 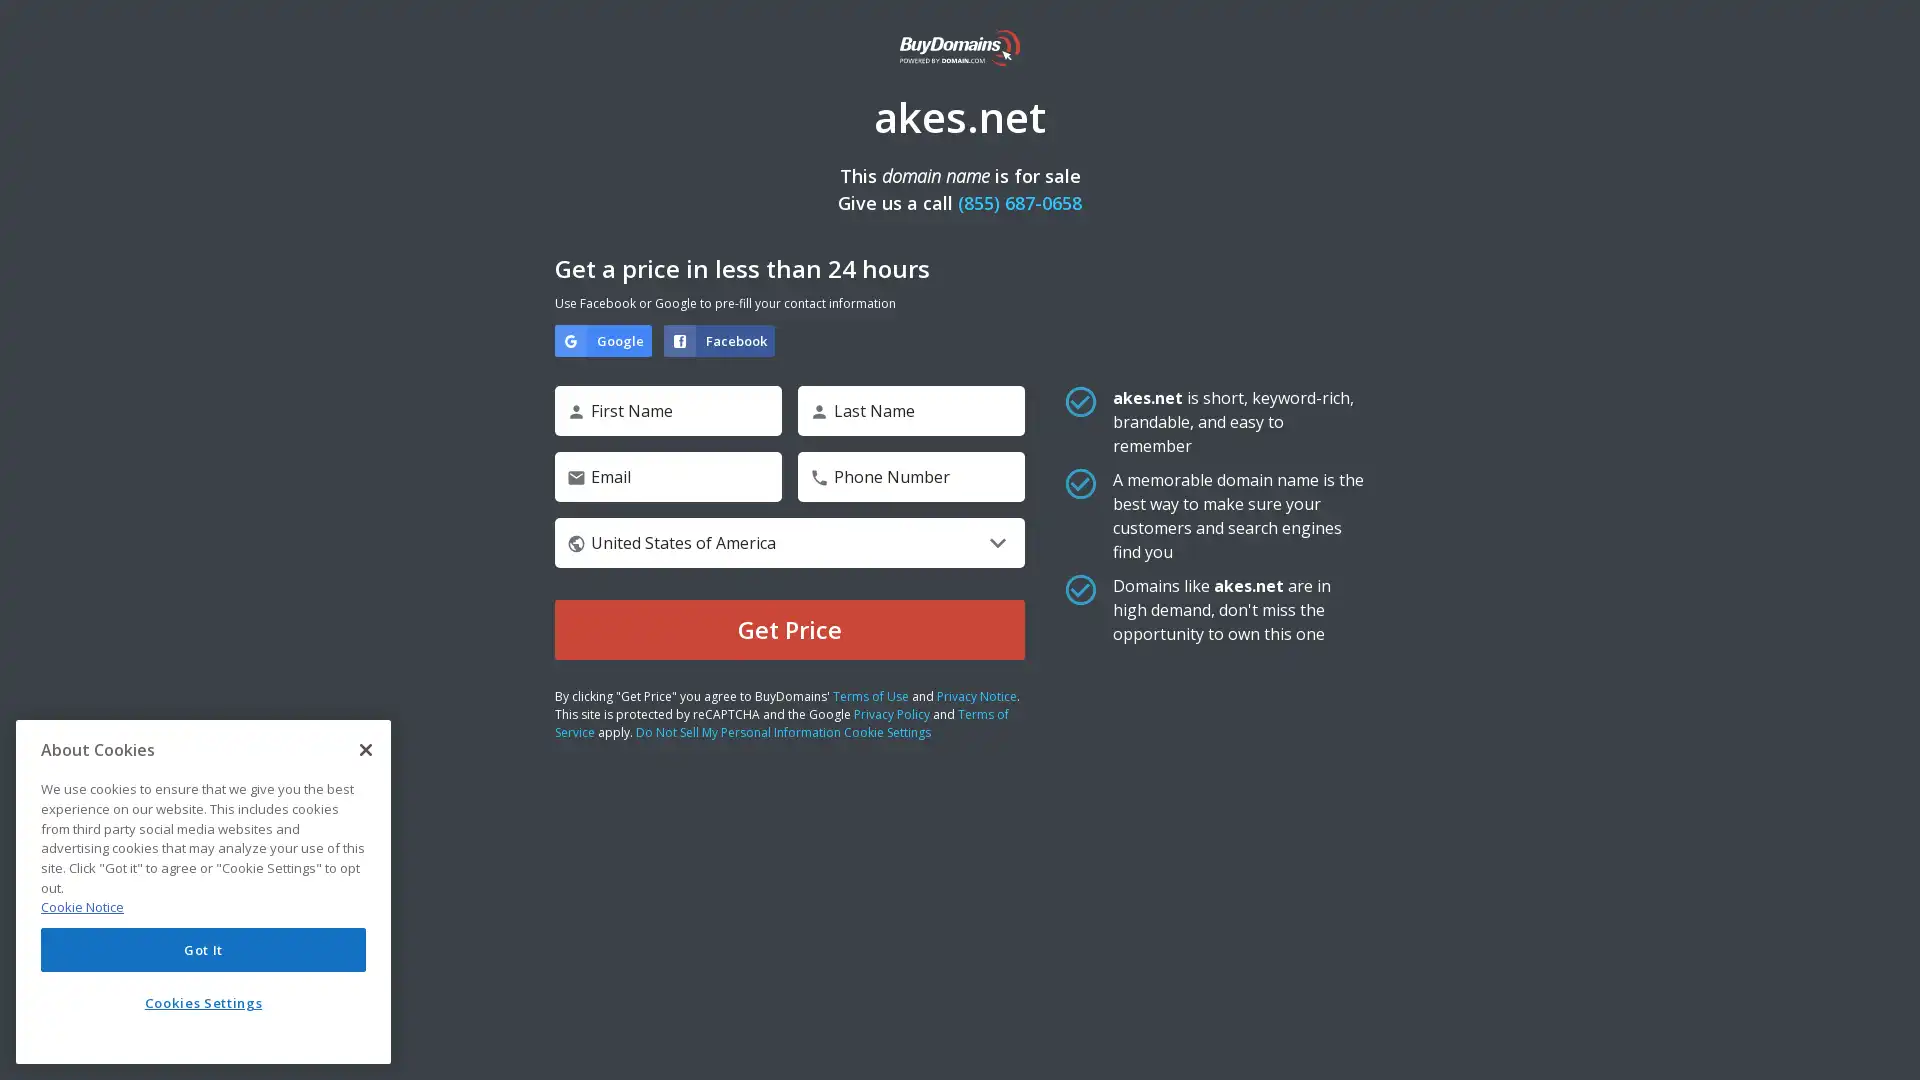 I want to click on Cookies Settings, so click(x=203, y=1002).